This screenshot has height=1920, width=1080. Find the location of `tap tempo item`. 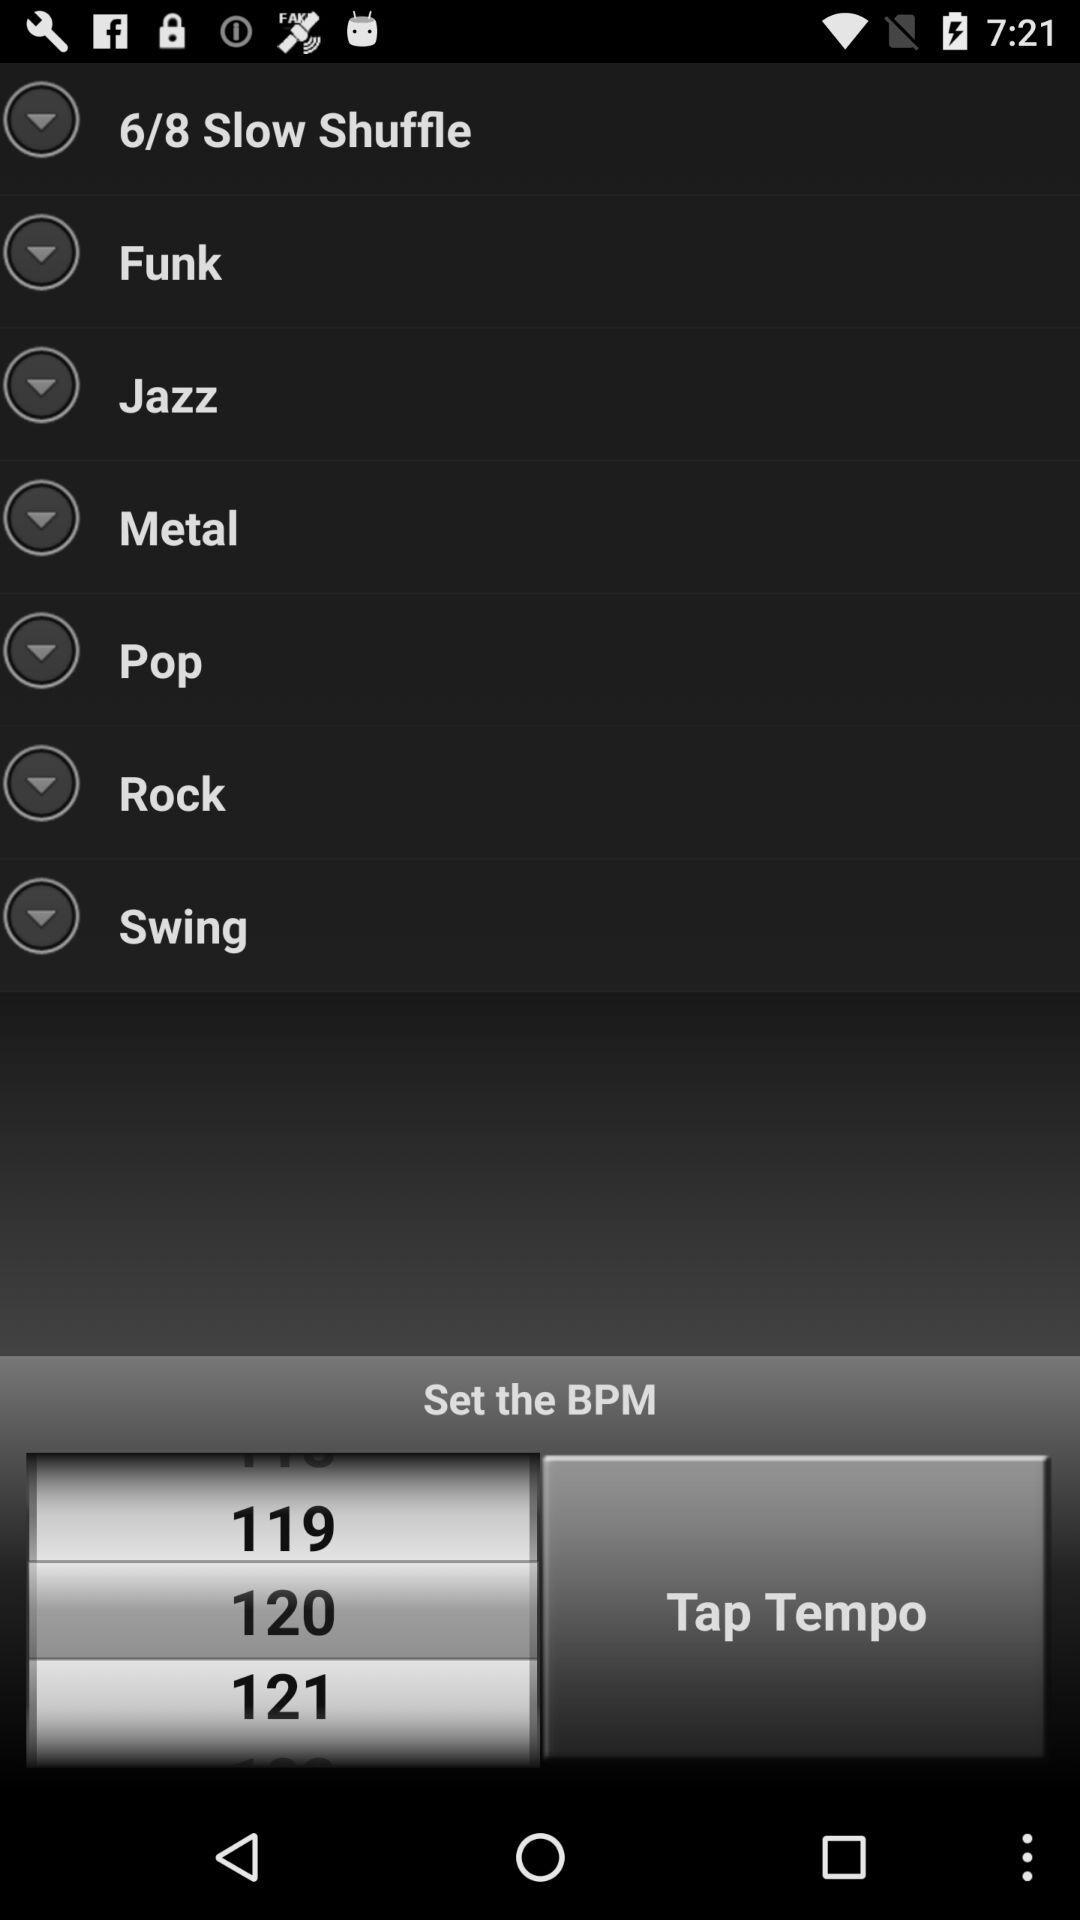

tap tempo item is located at coordinates (795, 1610).